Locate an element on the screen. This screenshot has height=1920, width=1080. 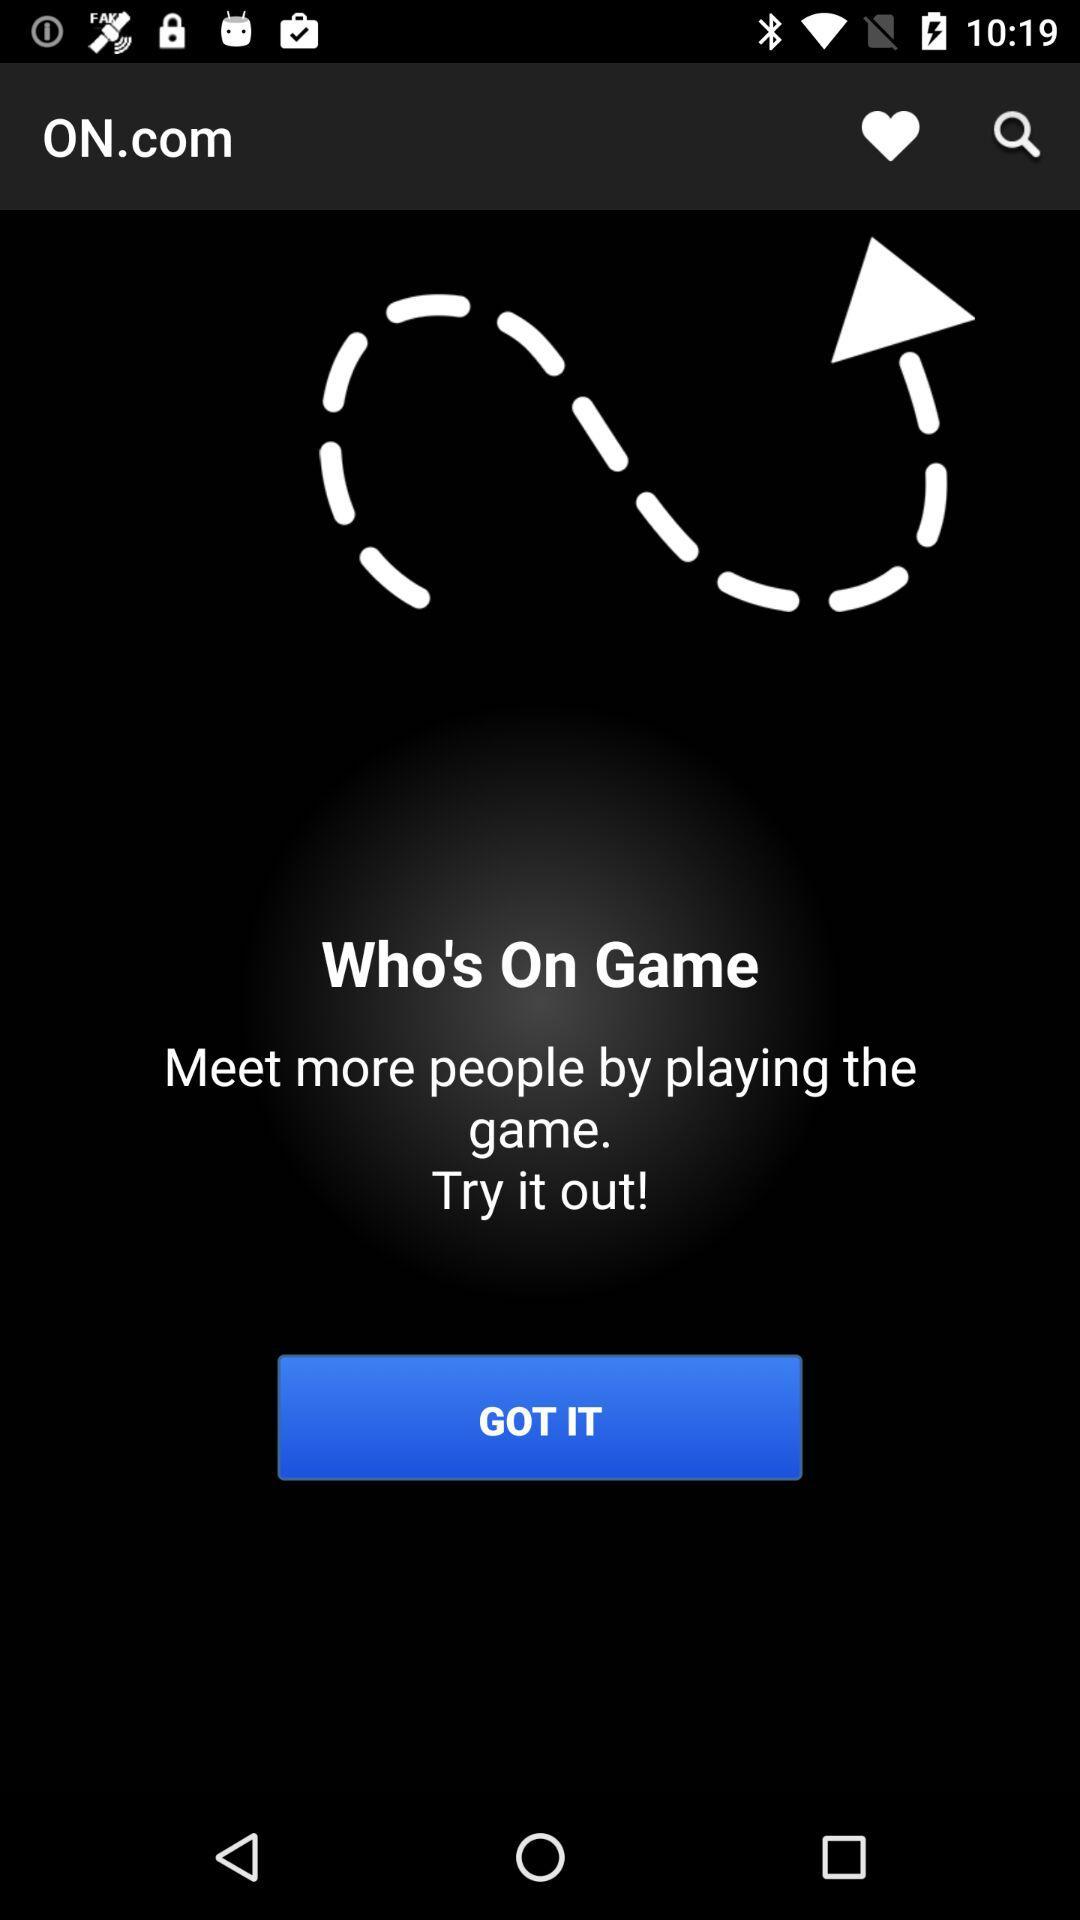
the app to the right of the on.com app is located at coordinates (890, 135).